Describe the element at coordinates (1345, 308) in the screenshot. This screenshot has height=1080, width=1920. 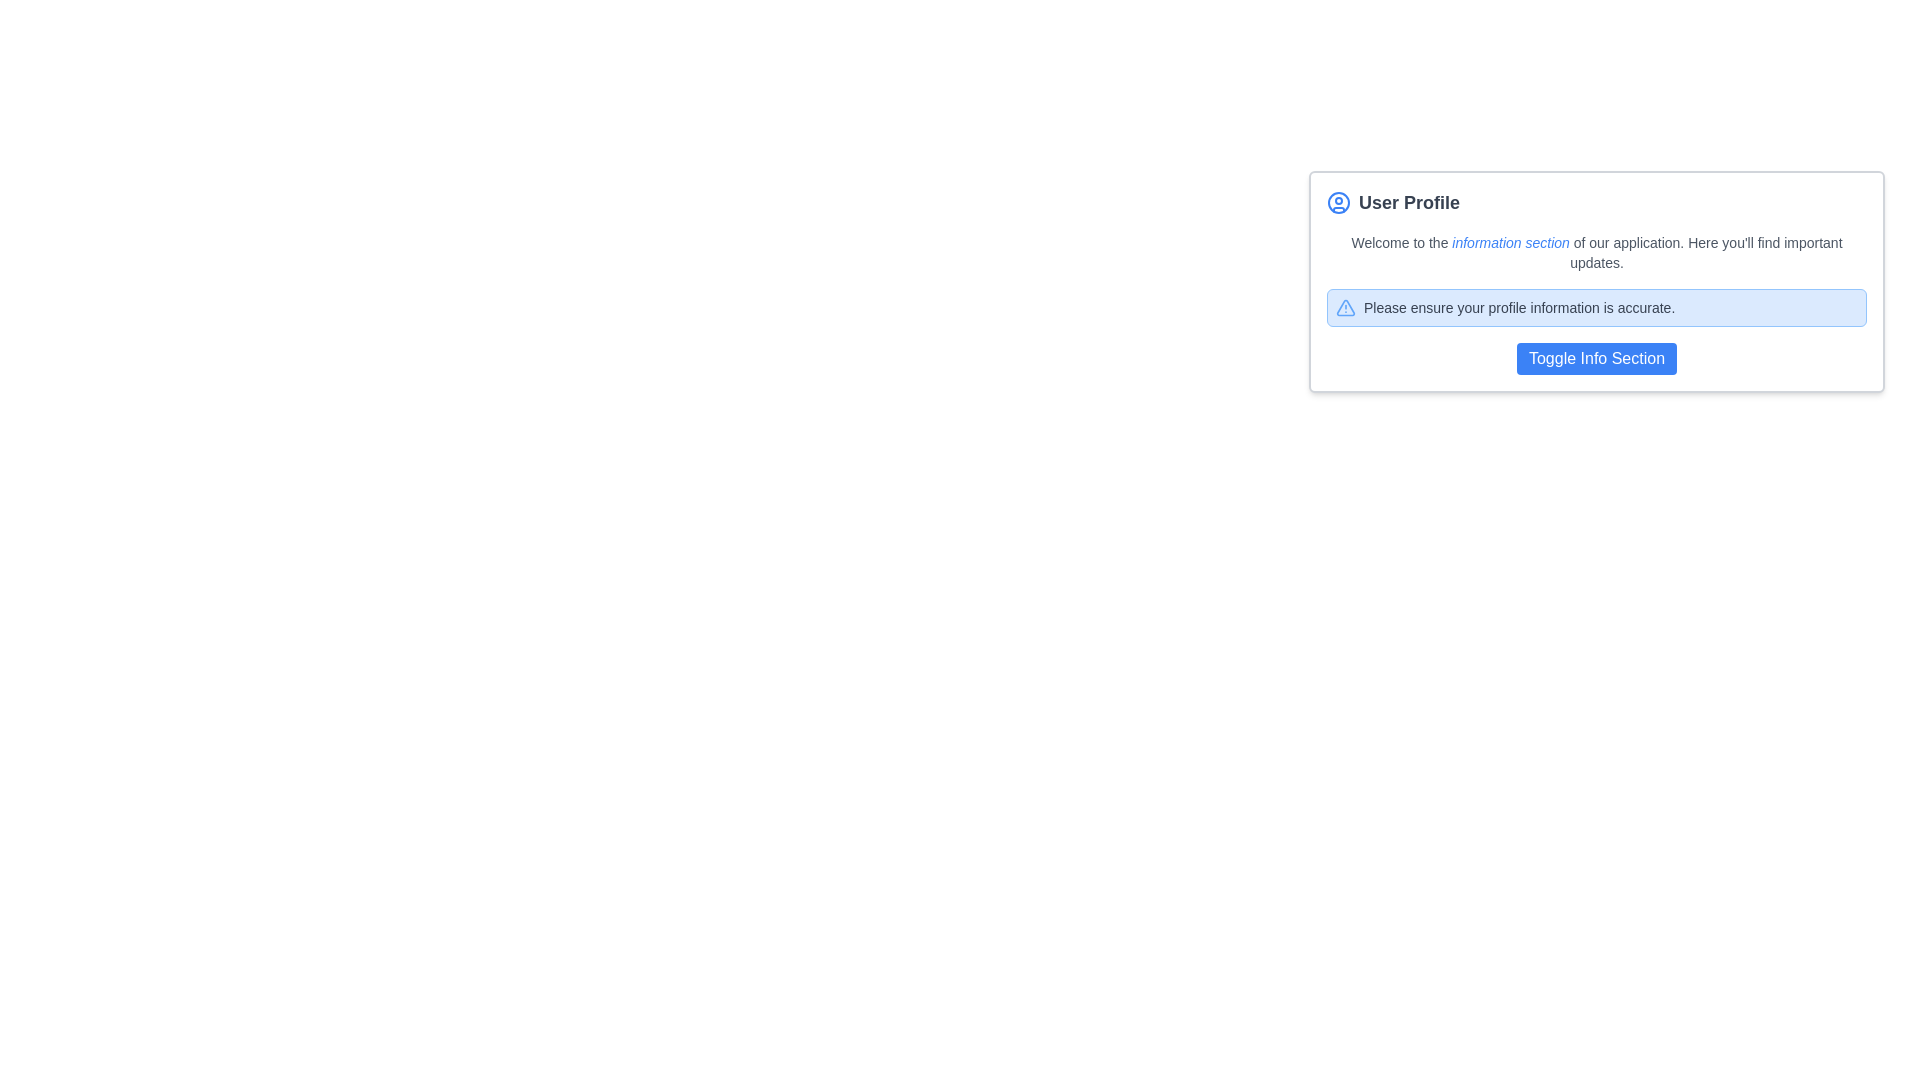
I see `the caution icon located to the immediate left of the informational text in the second section of the profile information panel` at that location.